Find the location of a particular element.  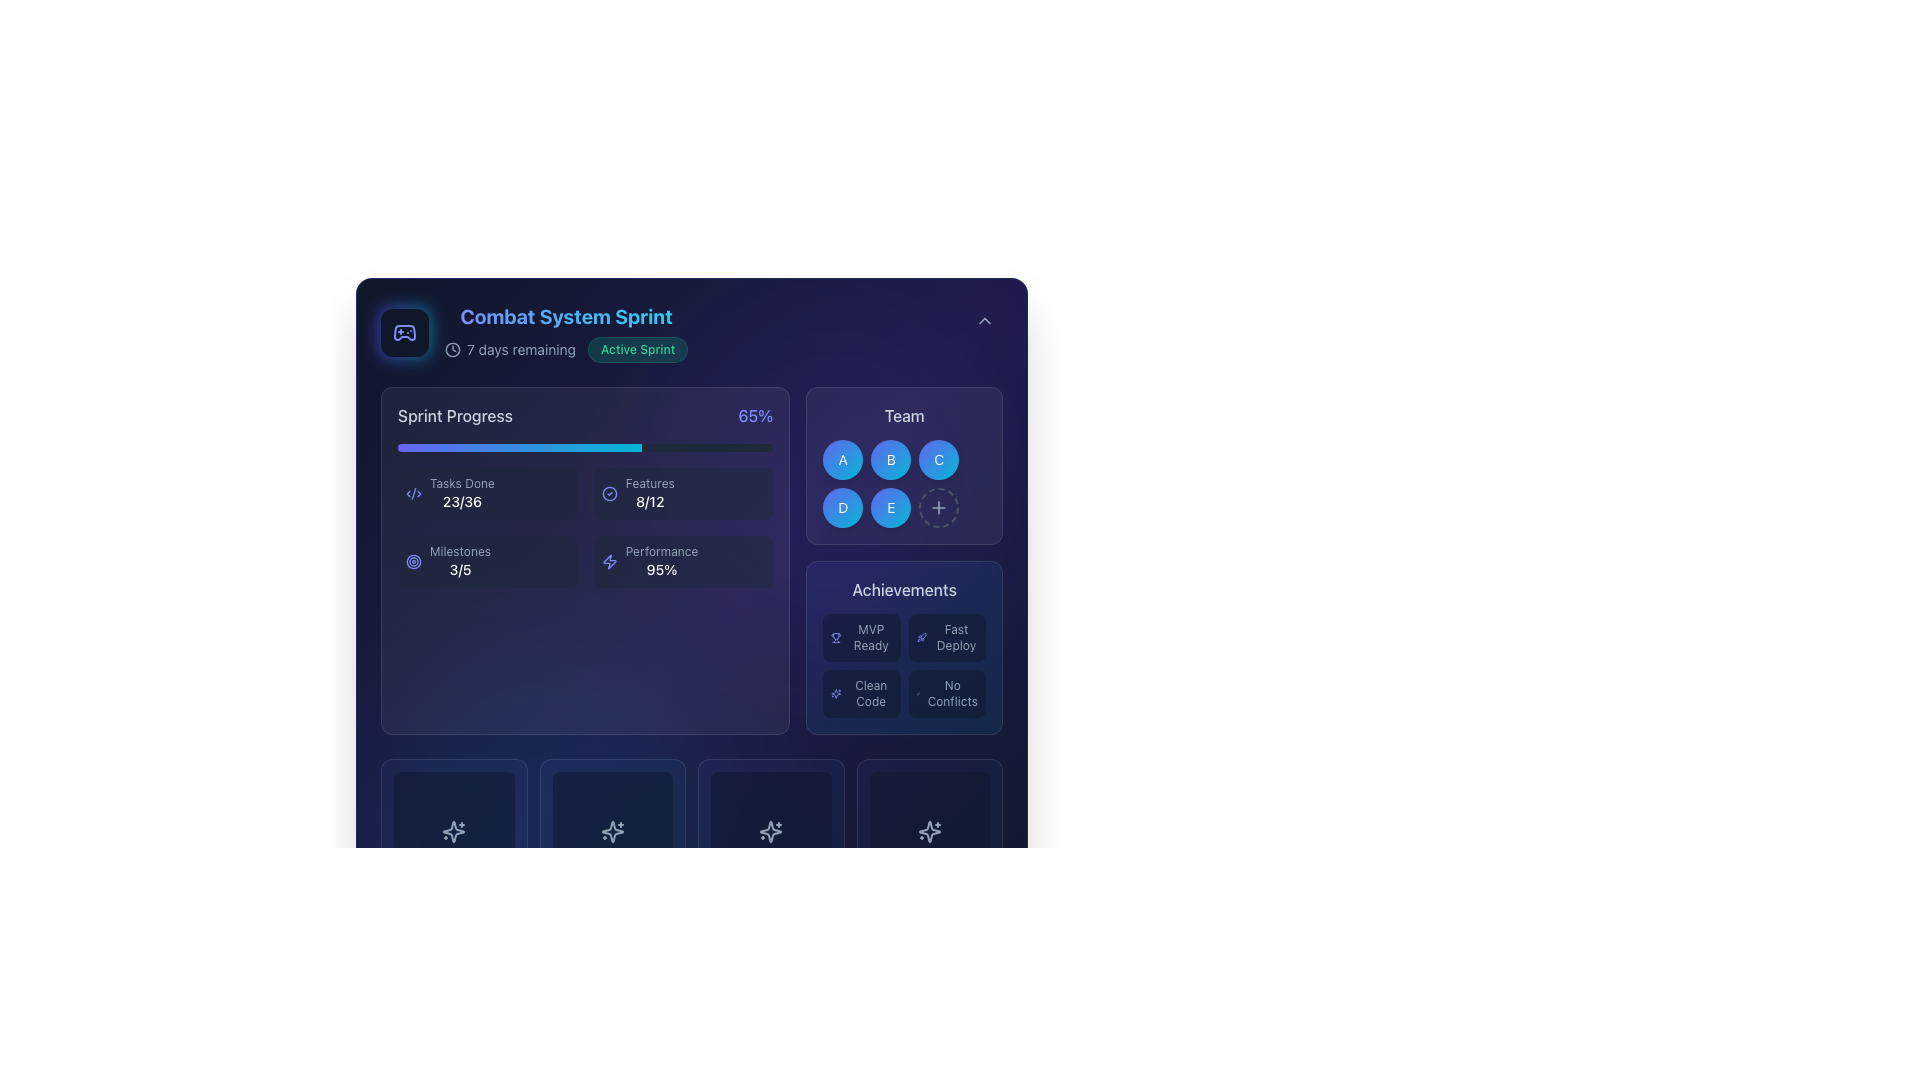

the displayed information of the 'Performance' text label, which shows '95%' in larger white text below 'Performance' in small gray text is located at coordinates (662, 562).